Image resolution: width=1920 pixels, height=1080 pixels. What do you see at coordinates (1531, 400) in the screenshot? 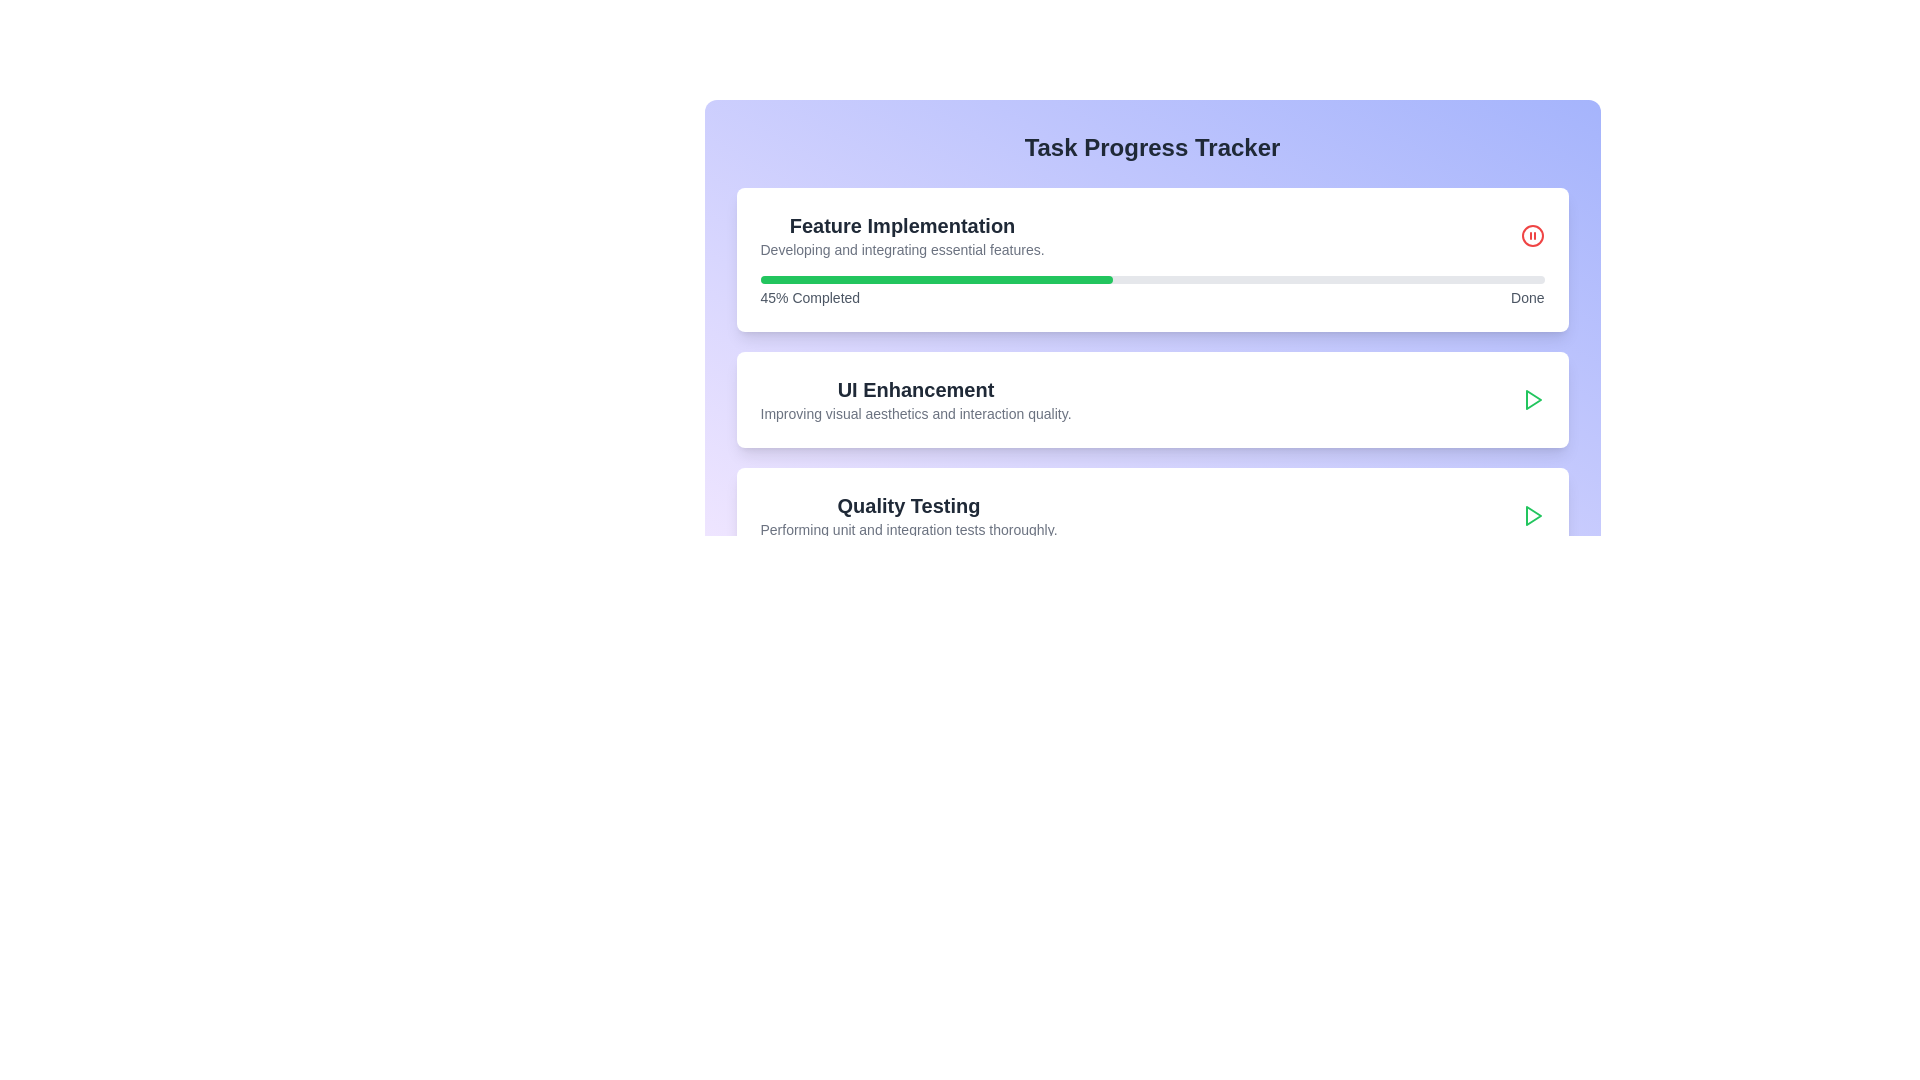
I see `the play icon button, which is a green triangle pointing to the right located in the second row containing the text 'UI Enhancement'` at bounding box center [1531, 400].